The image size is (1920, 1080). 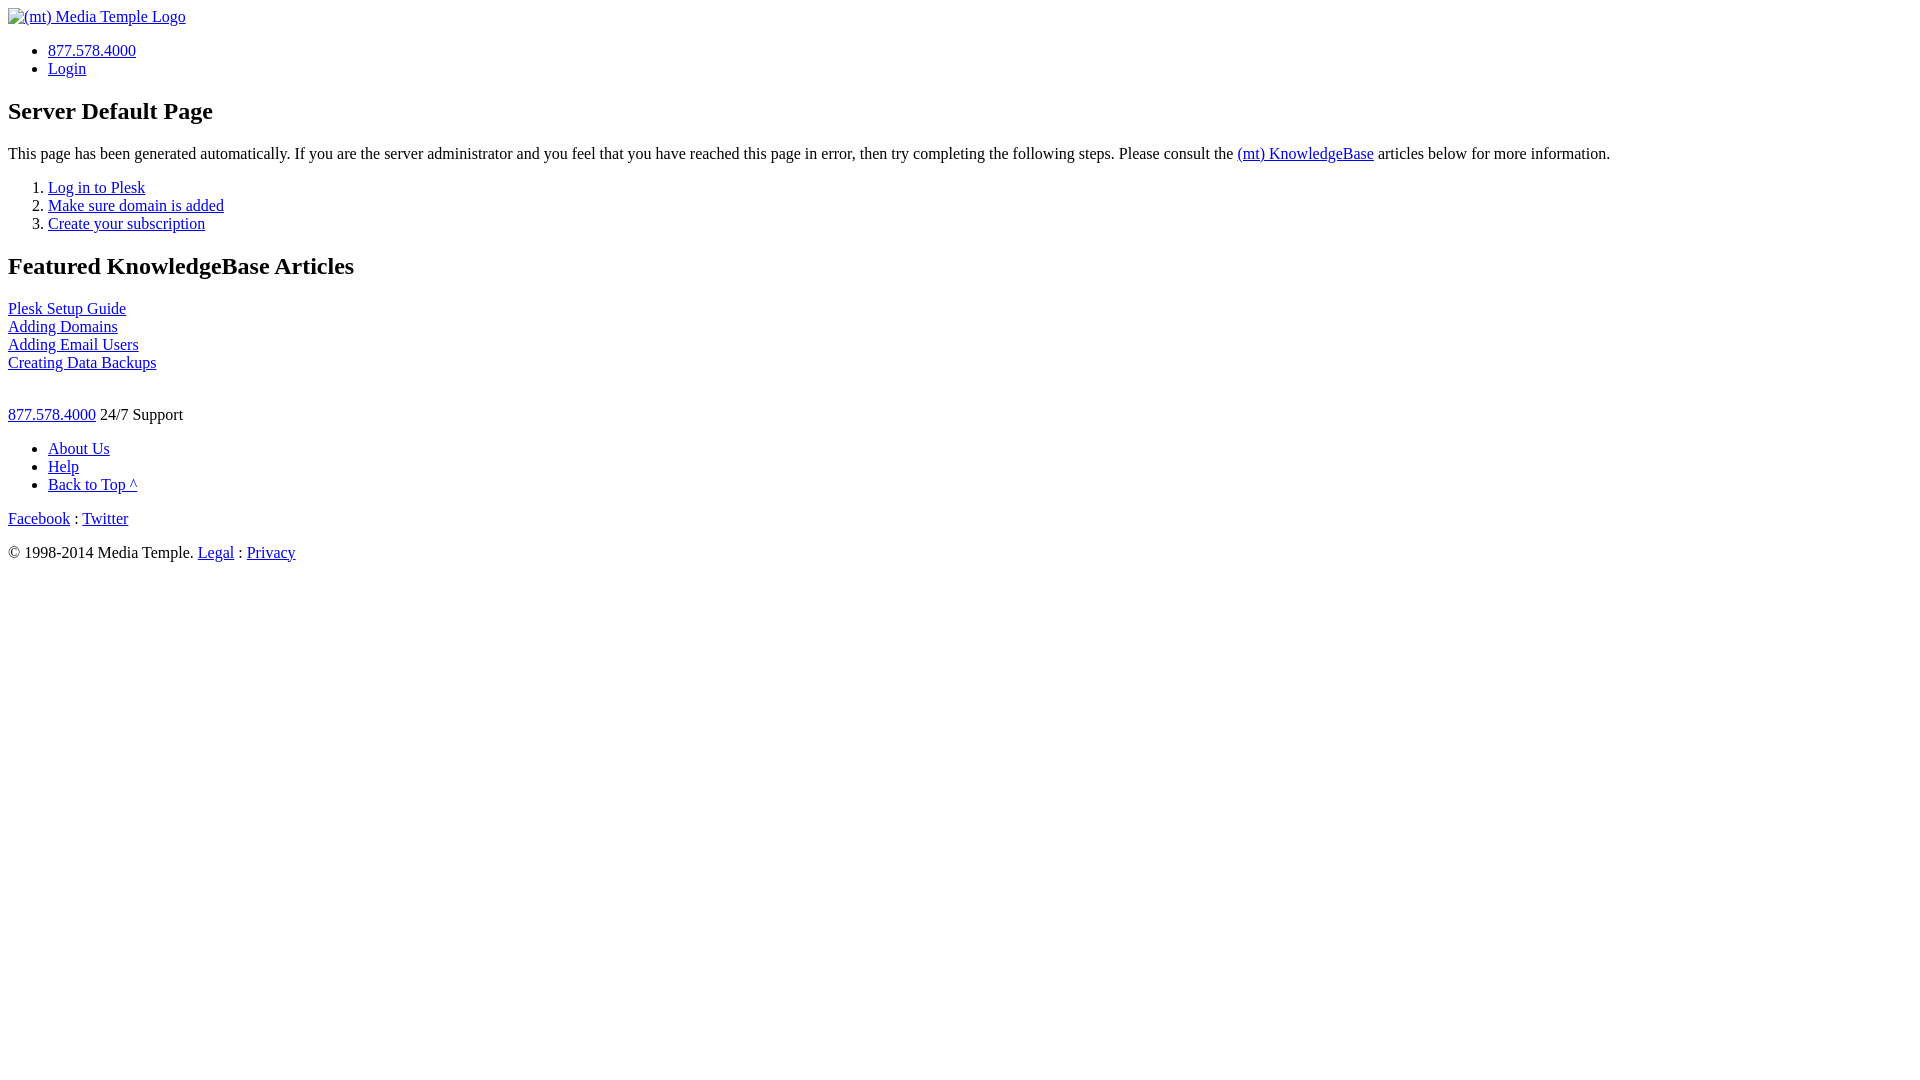 What do you see at coordinates (48, 466) in the screenshot?
I see `'Help'` at bounding box center [48, 466].